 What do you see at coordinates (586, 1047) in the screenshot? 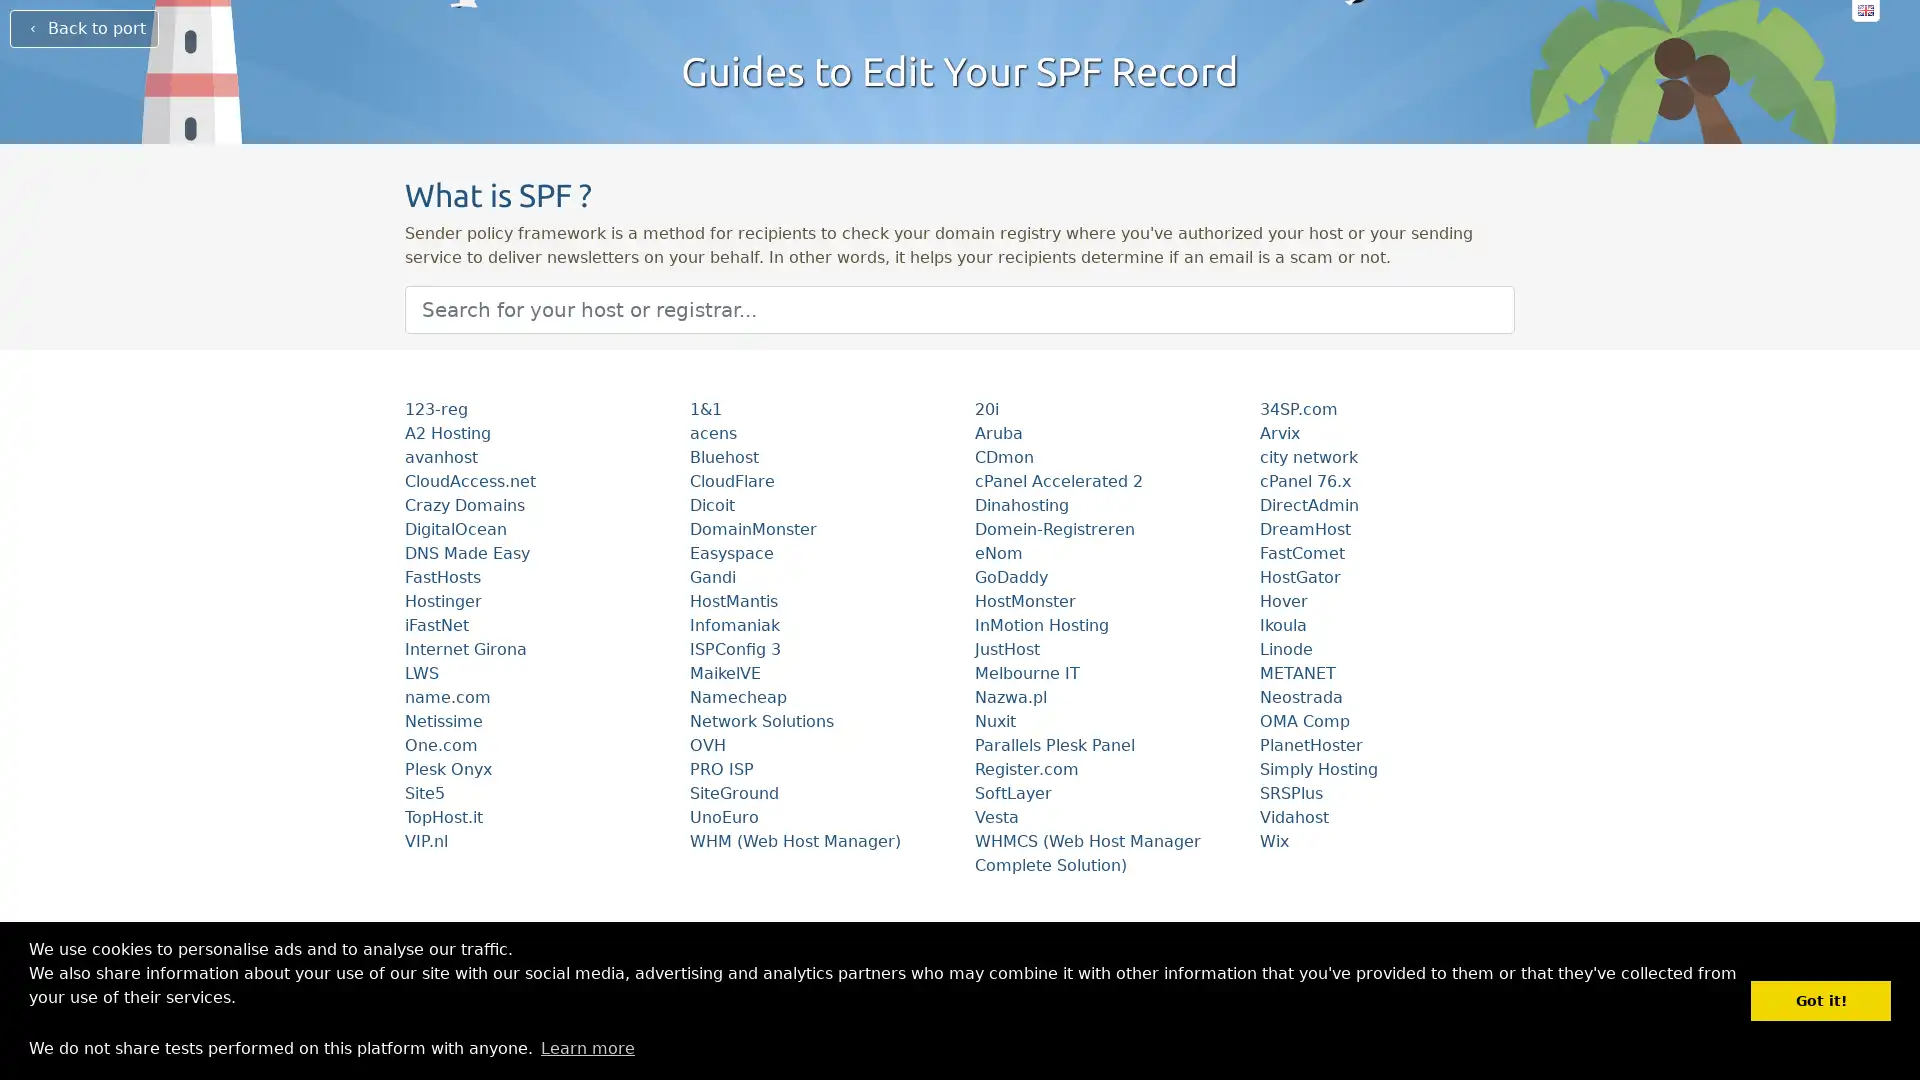
I see `learn more about cookies` at bounding box center [586, 1047].